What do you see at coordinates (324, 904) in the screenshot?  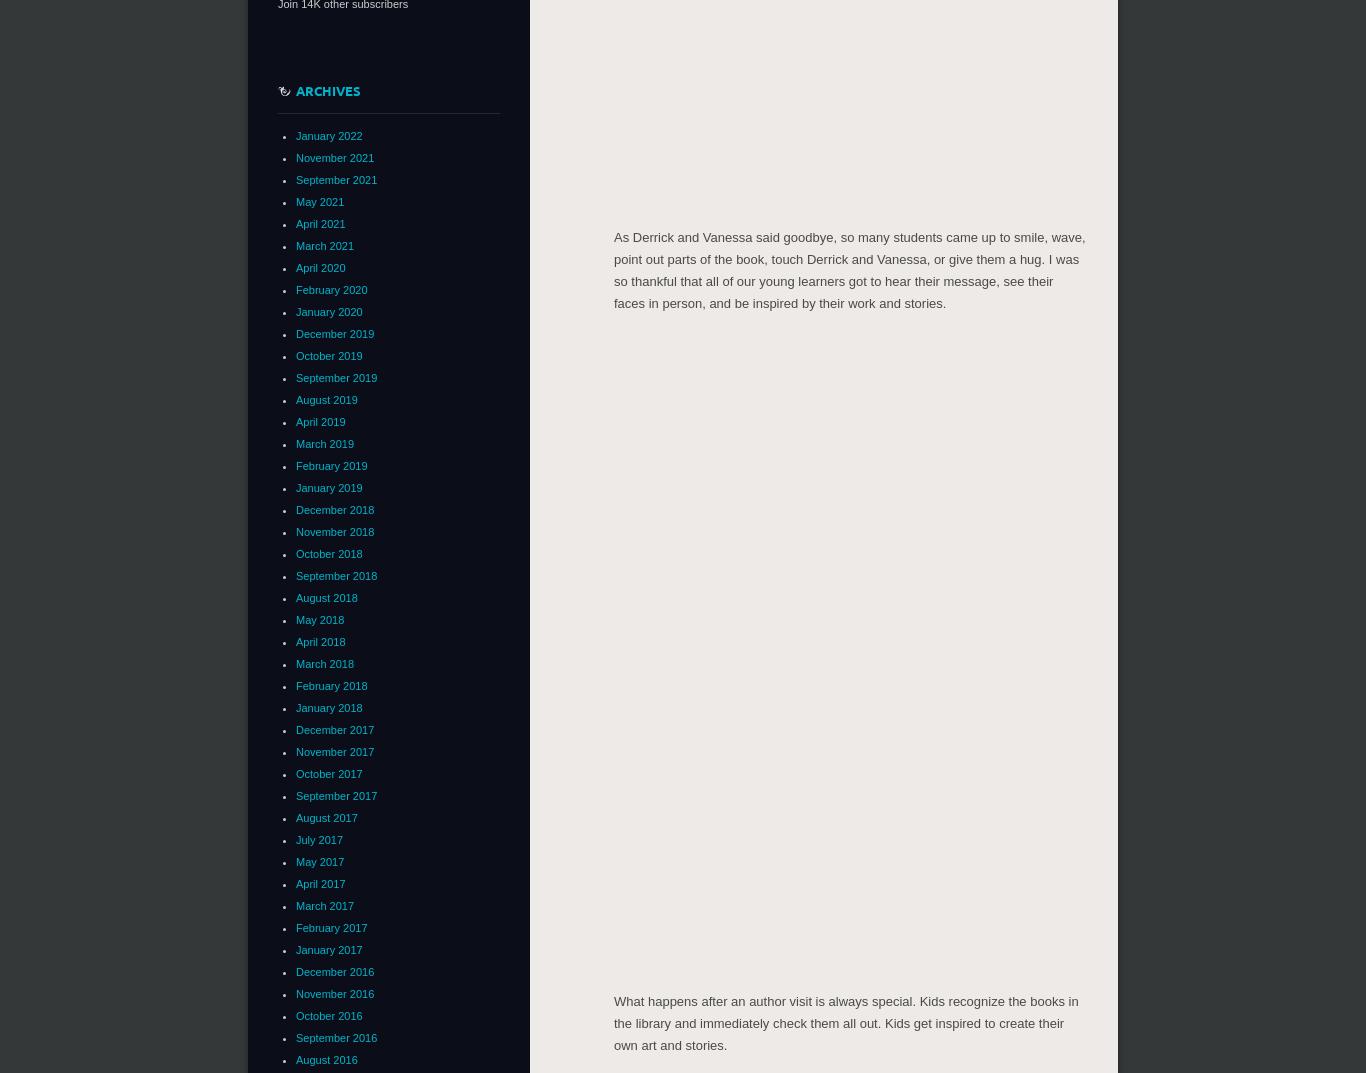 I see `'March 2017'` at bounding box center [324, 904].